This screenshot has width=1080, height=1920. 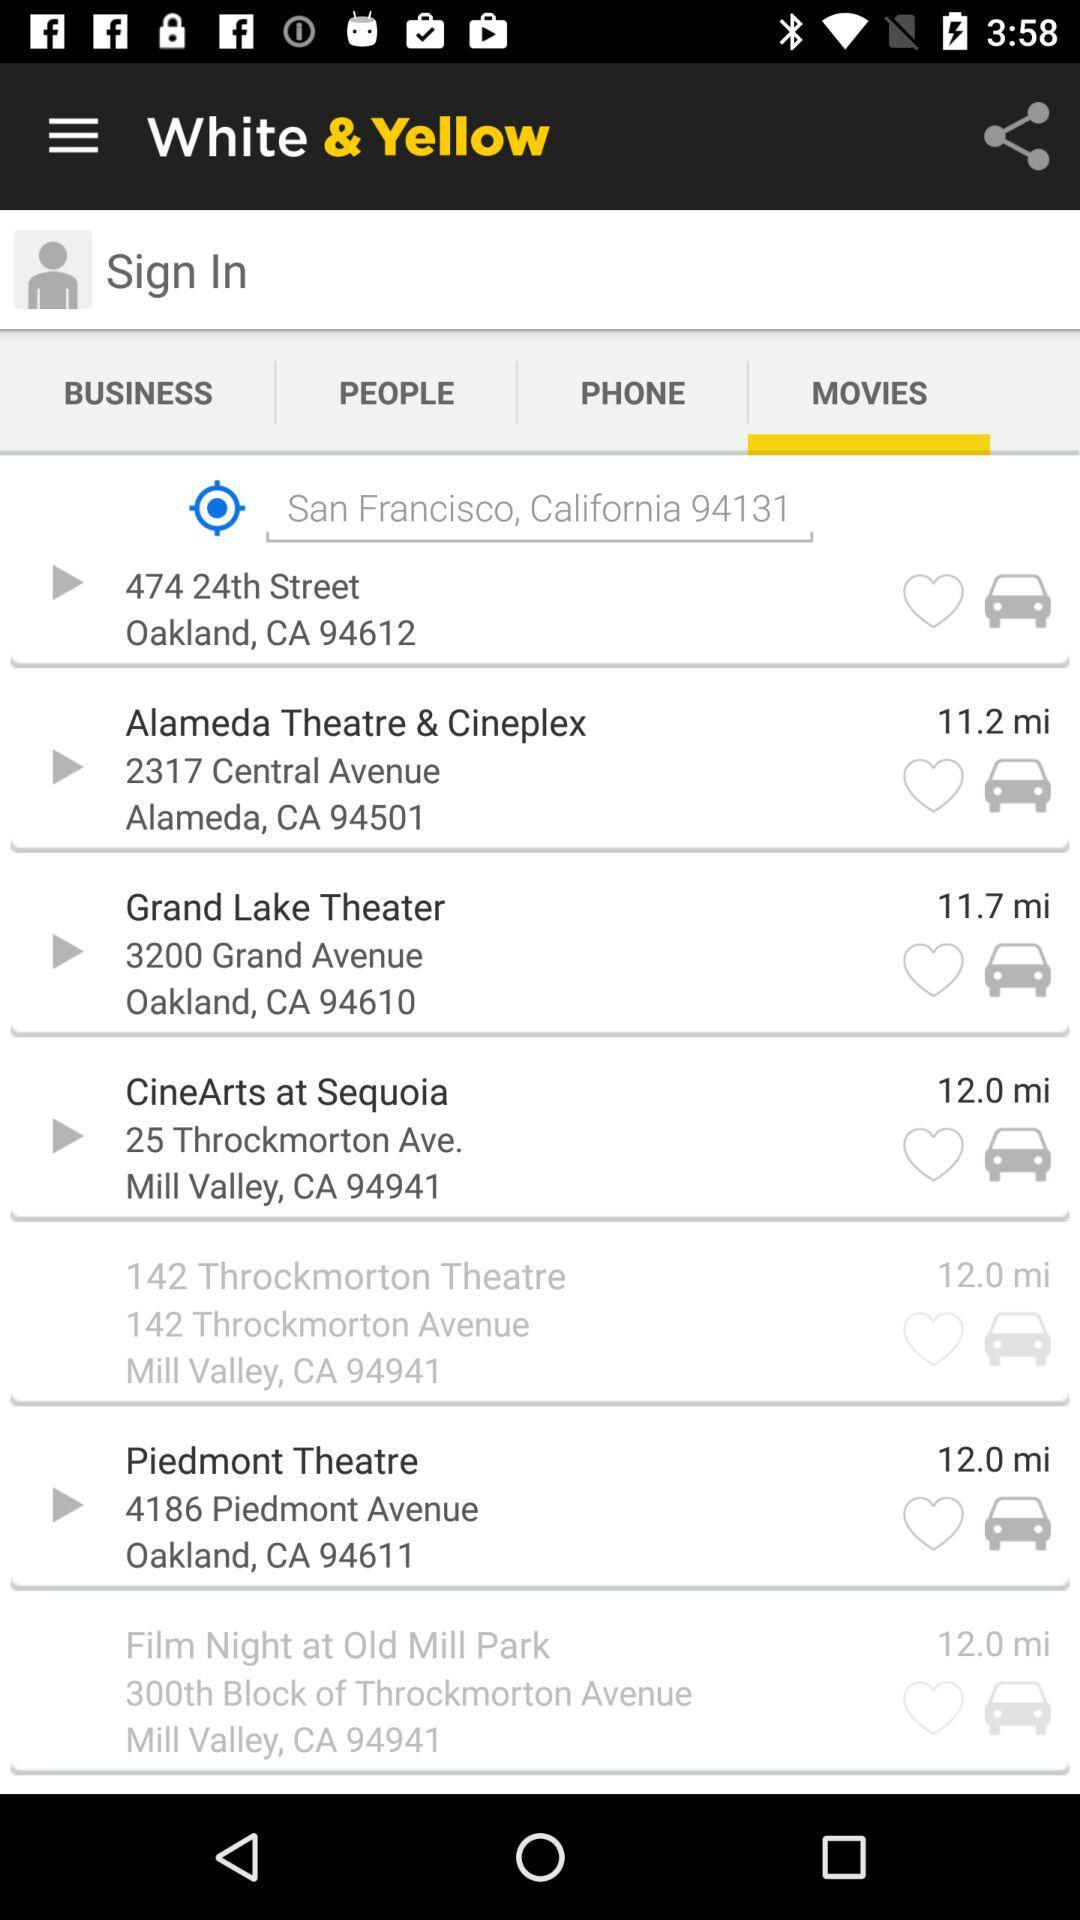 I want to click on the item below the business item, so click(x=217, y=508).